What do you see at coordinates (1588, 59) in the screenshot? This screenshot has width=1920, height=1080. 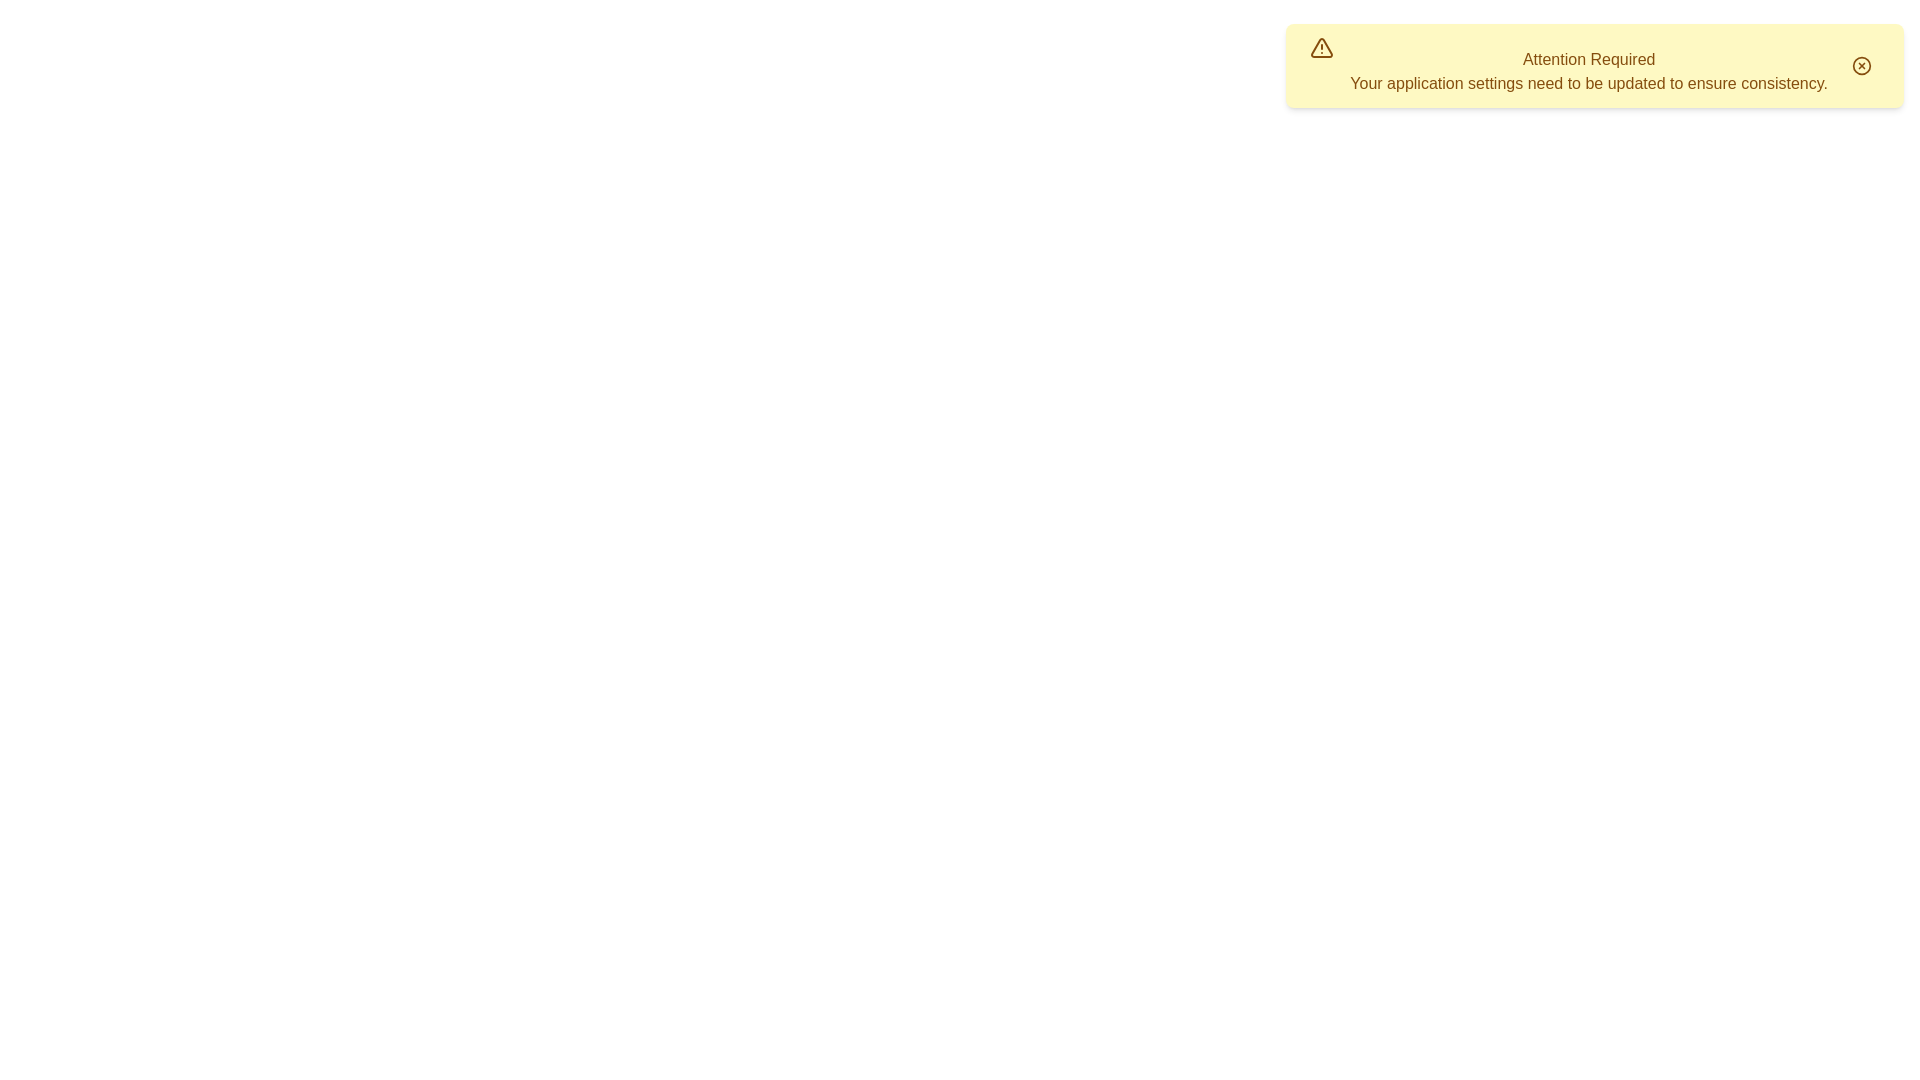 I see `the bold text label 'Attention Required' located at the top of the notification box with a yellow background` at bounding box center [1588, 59].